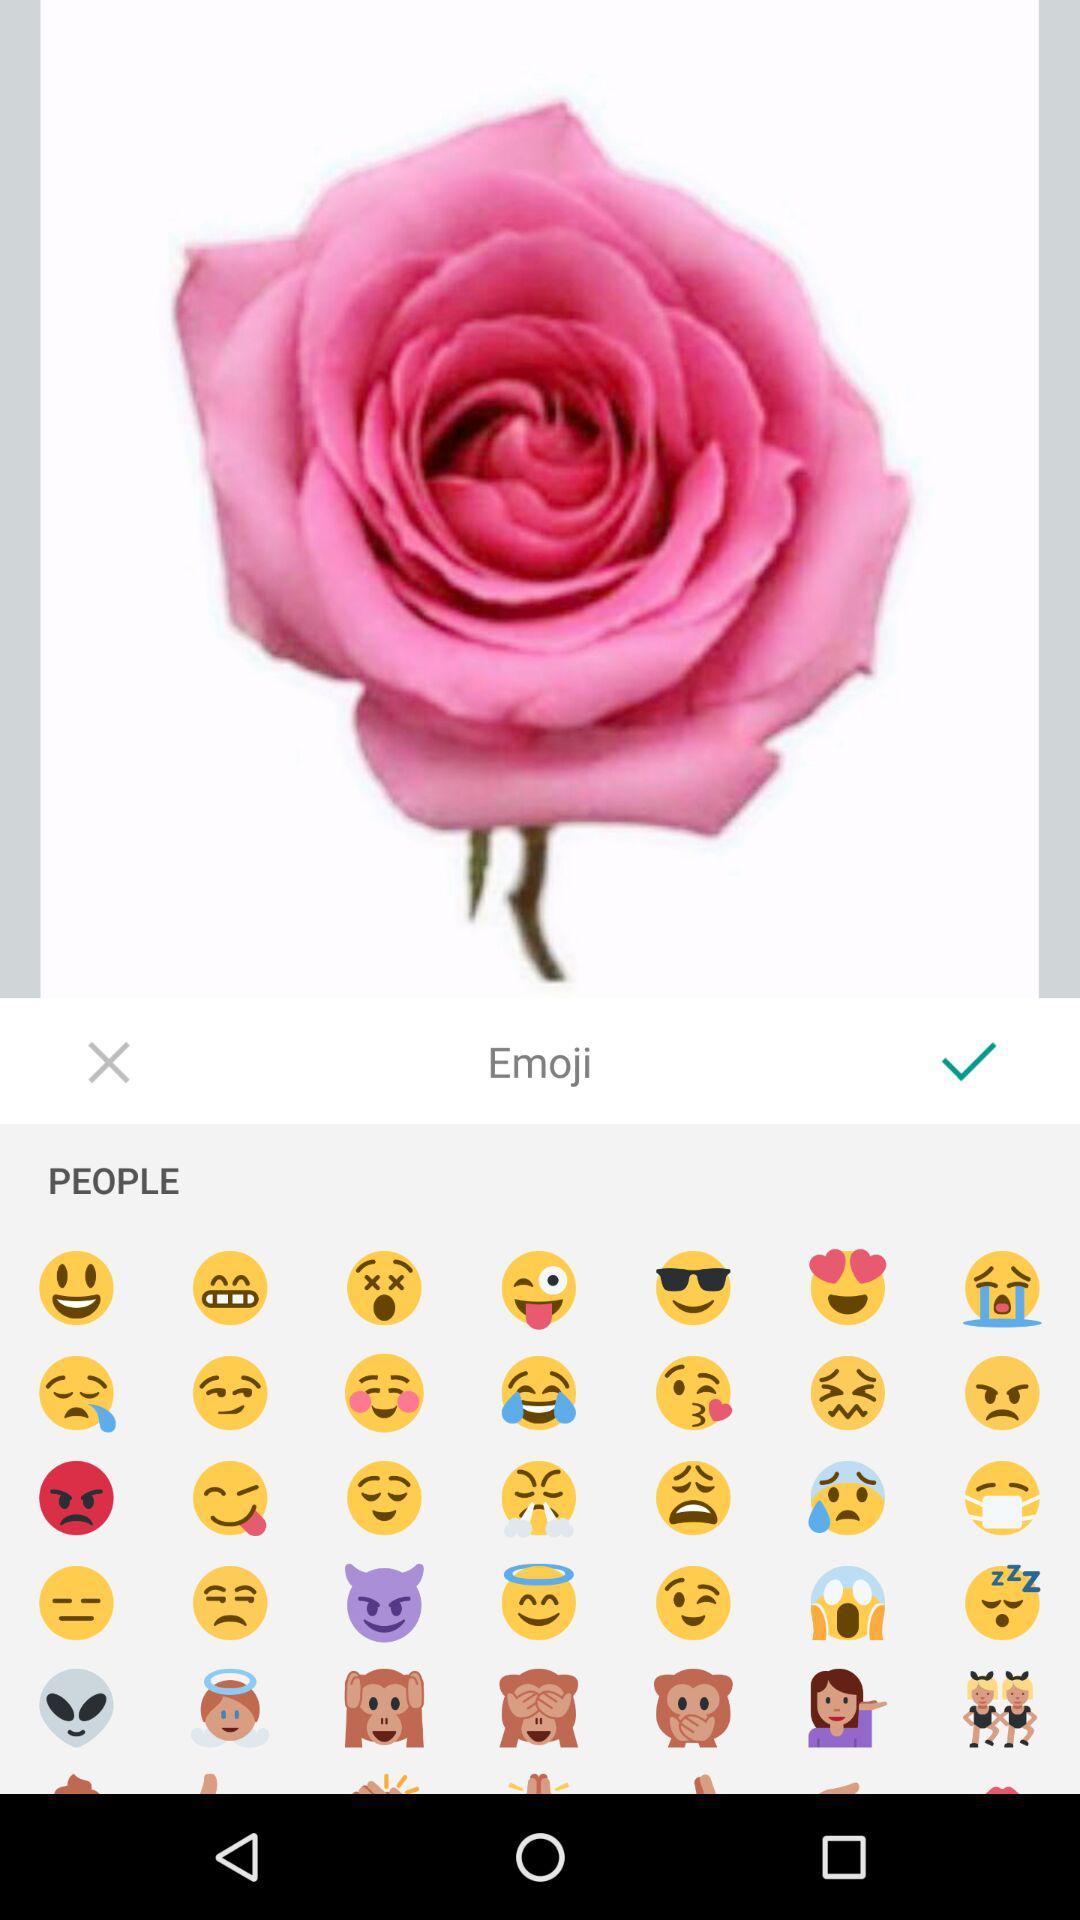 Image resolution: width=1080 pixels, height=1920 pixels. What do you see at coordinates (75, 1392) in the screenshot?
I see `emoji` at bounding box center [75, 1392].